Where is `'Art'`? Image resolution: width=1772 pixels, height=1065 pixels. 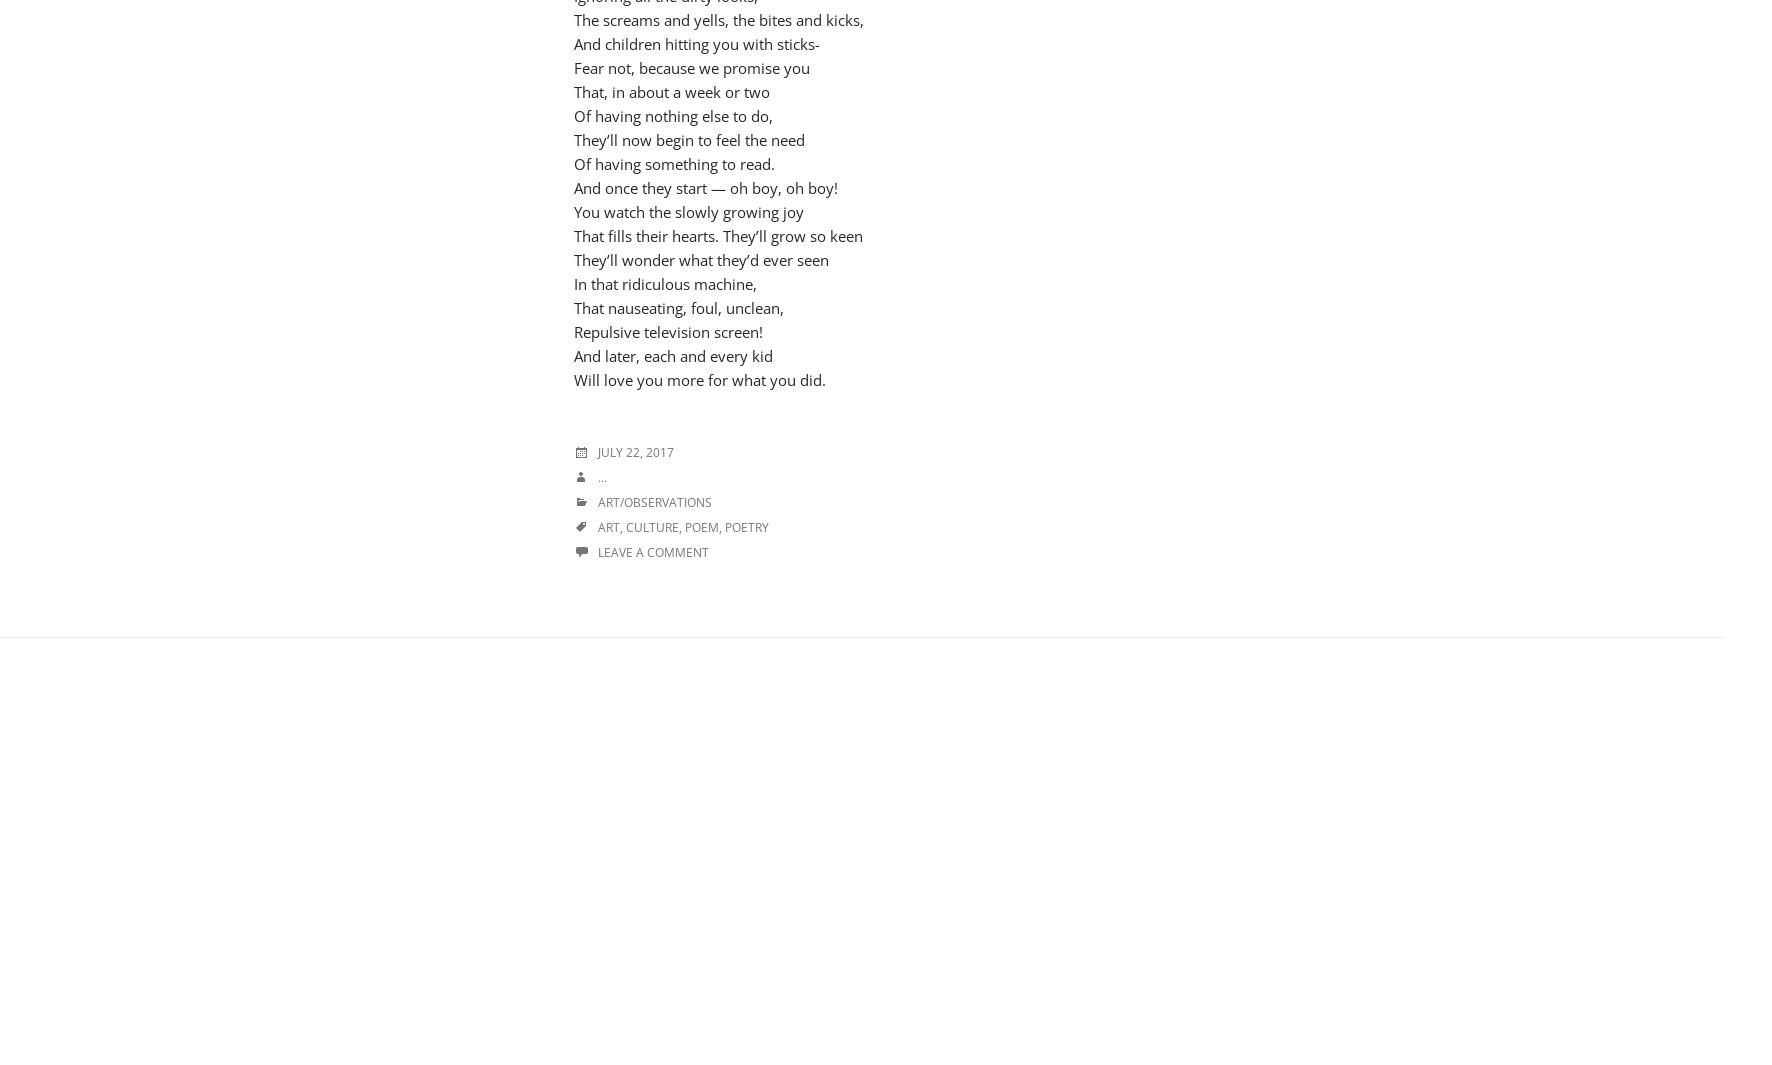 'Art' is located at coordinates (609, 526).